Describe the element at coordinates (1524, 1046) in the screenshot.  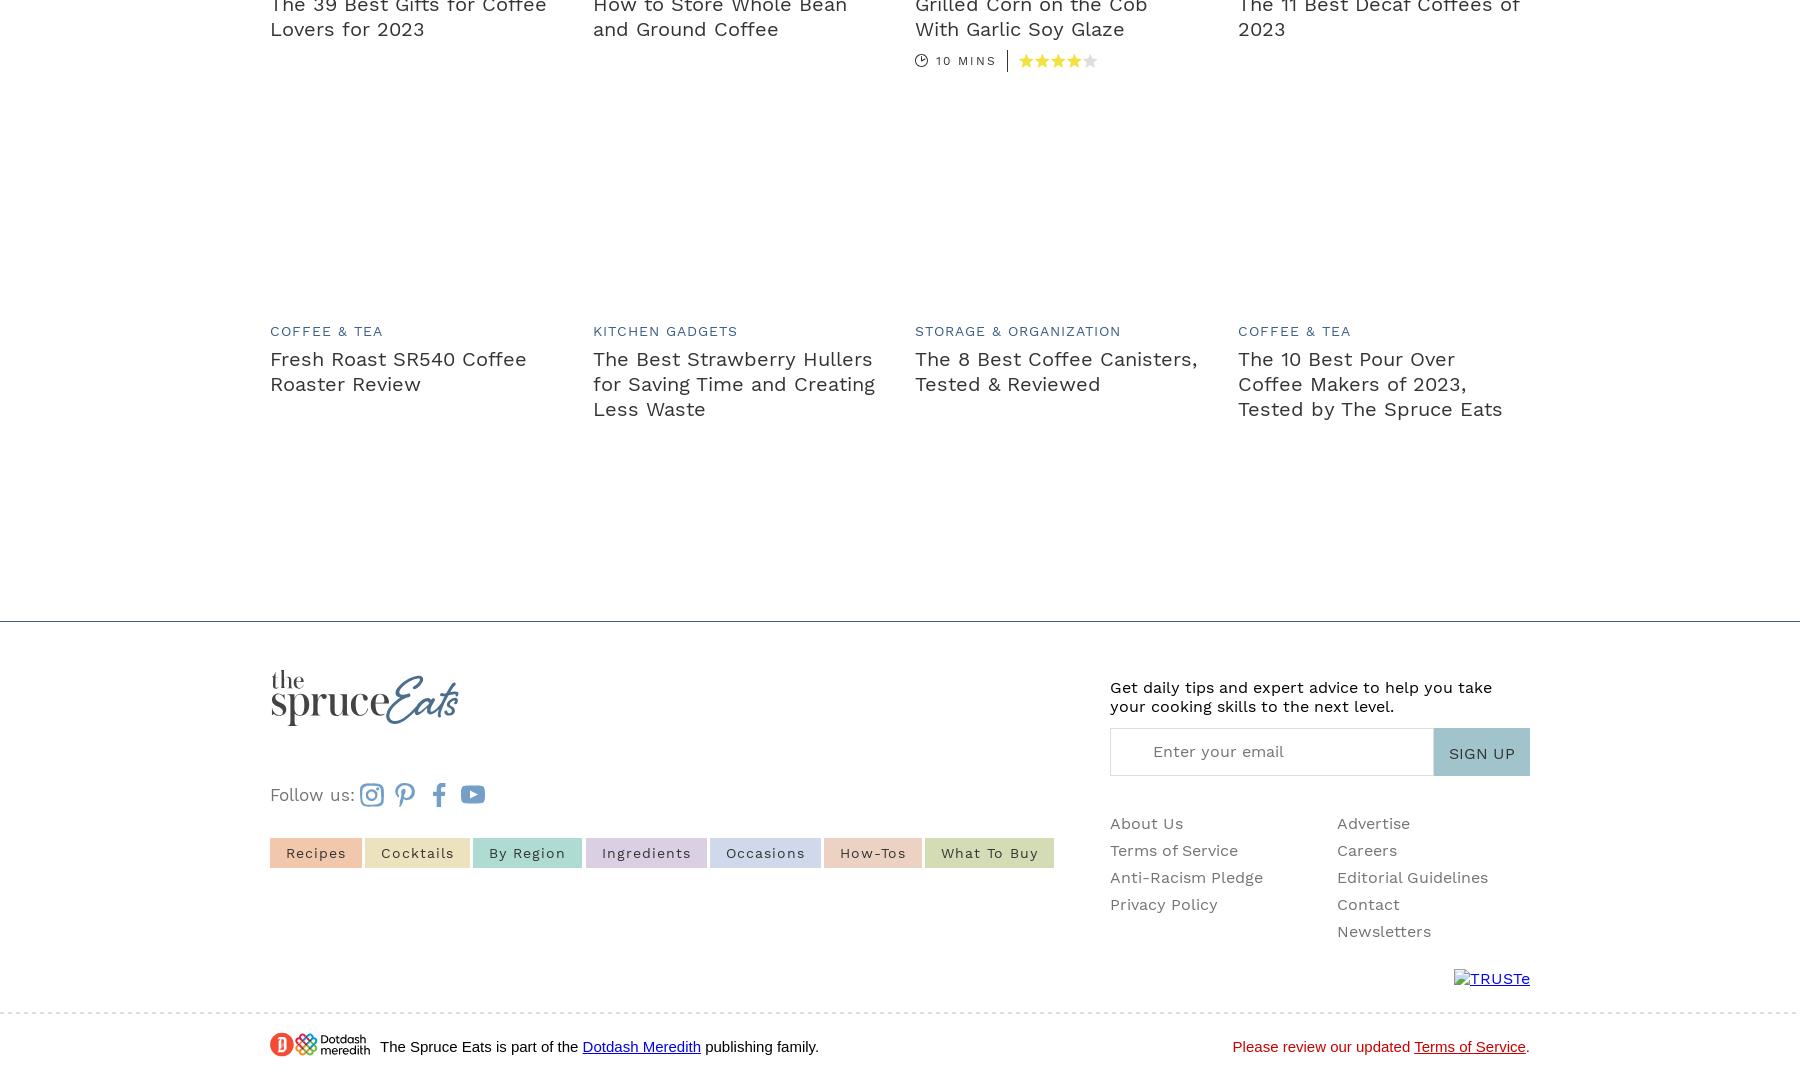
I see `'.'` at that location.